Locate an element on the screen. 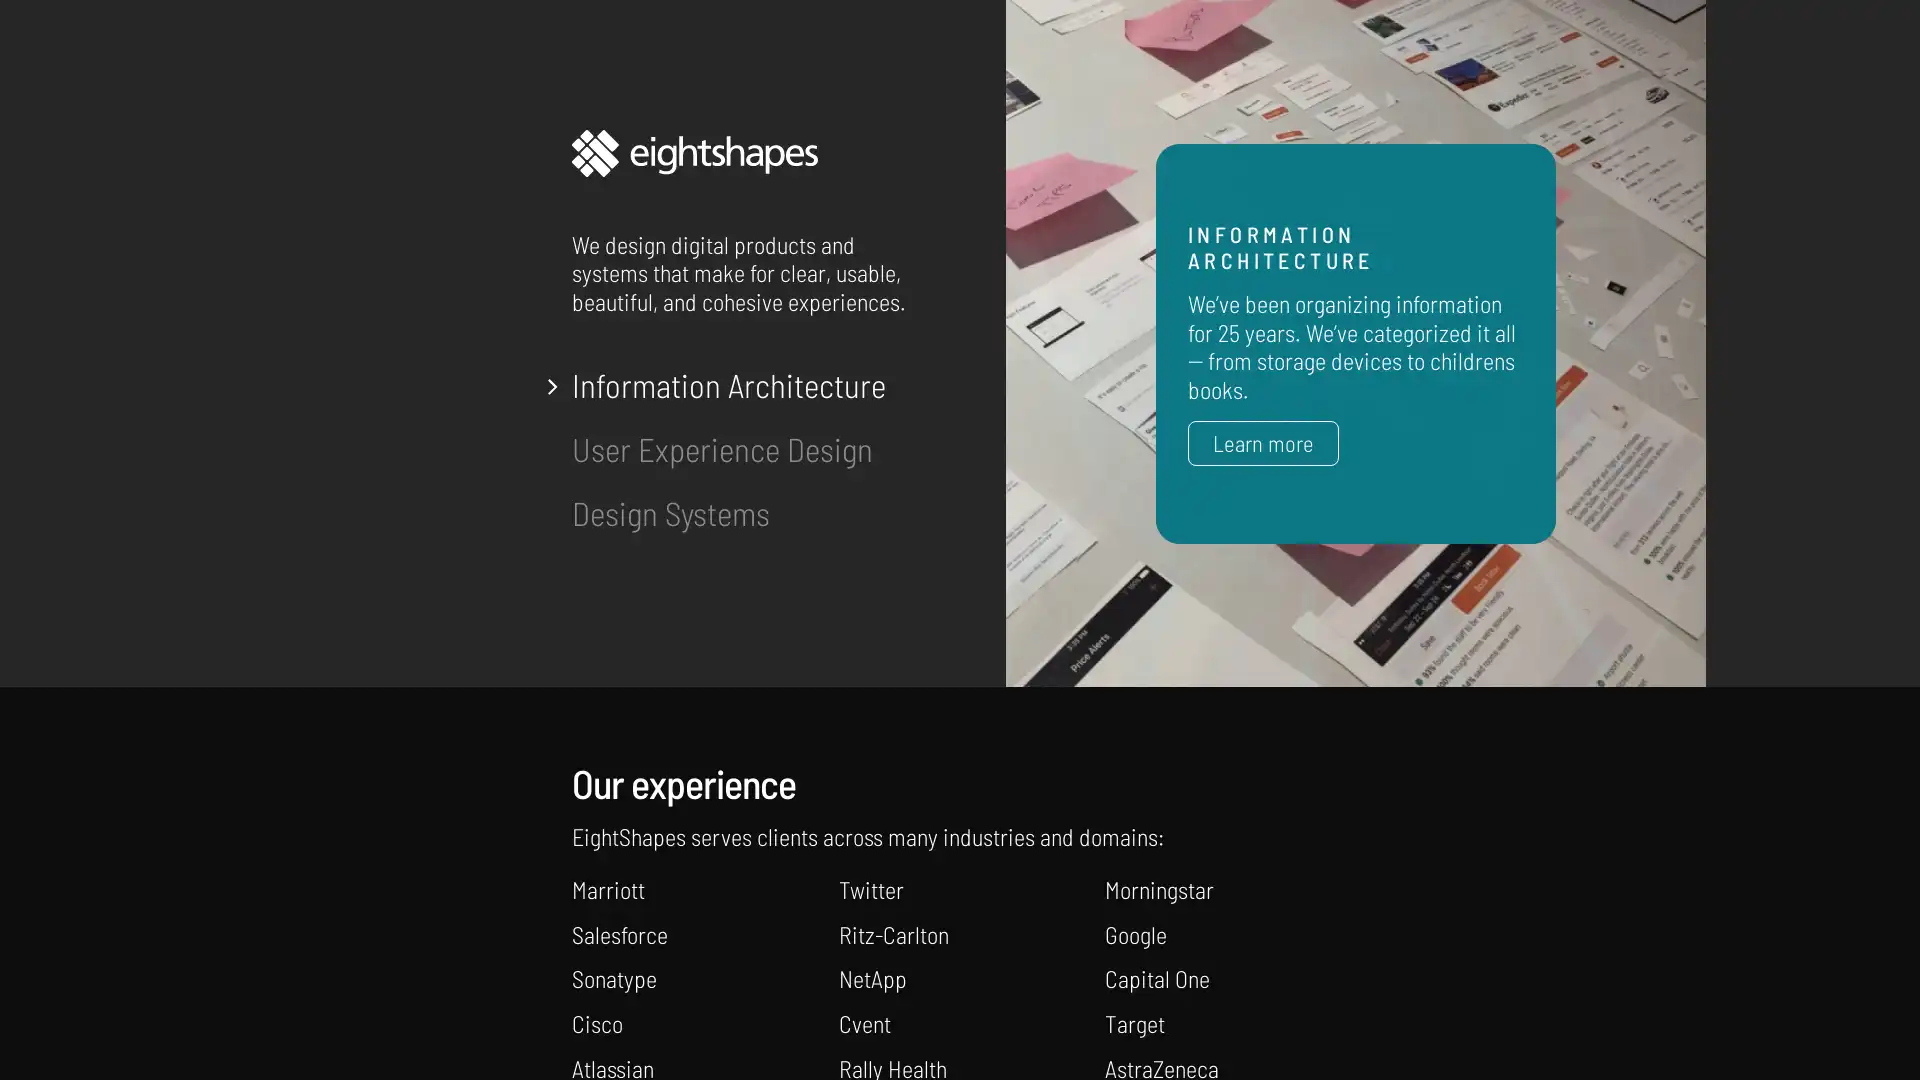 The image size is (1920, 1080). User Experience Design is located at coordinates (721, 447).